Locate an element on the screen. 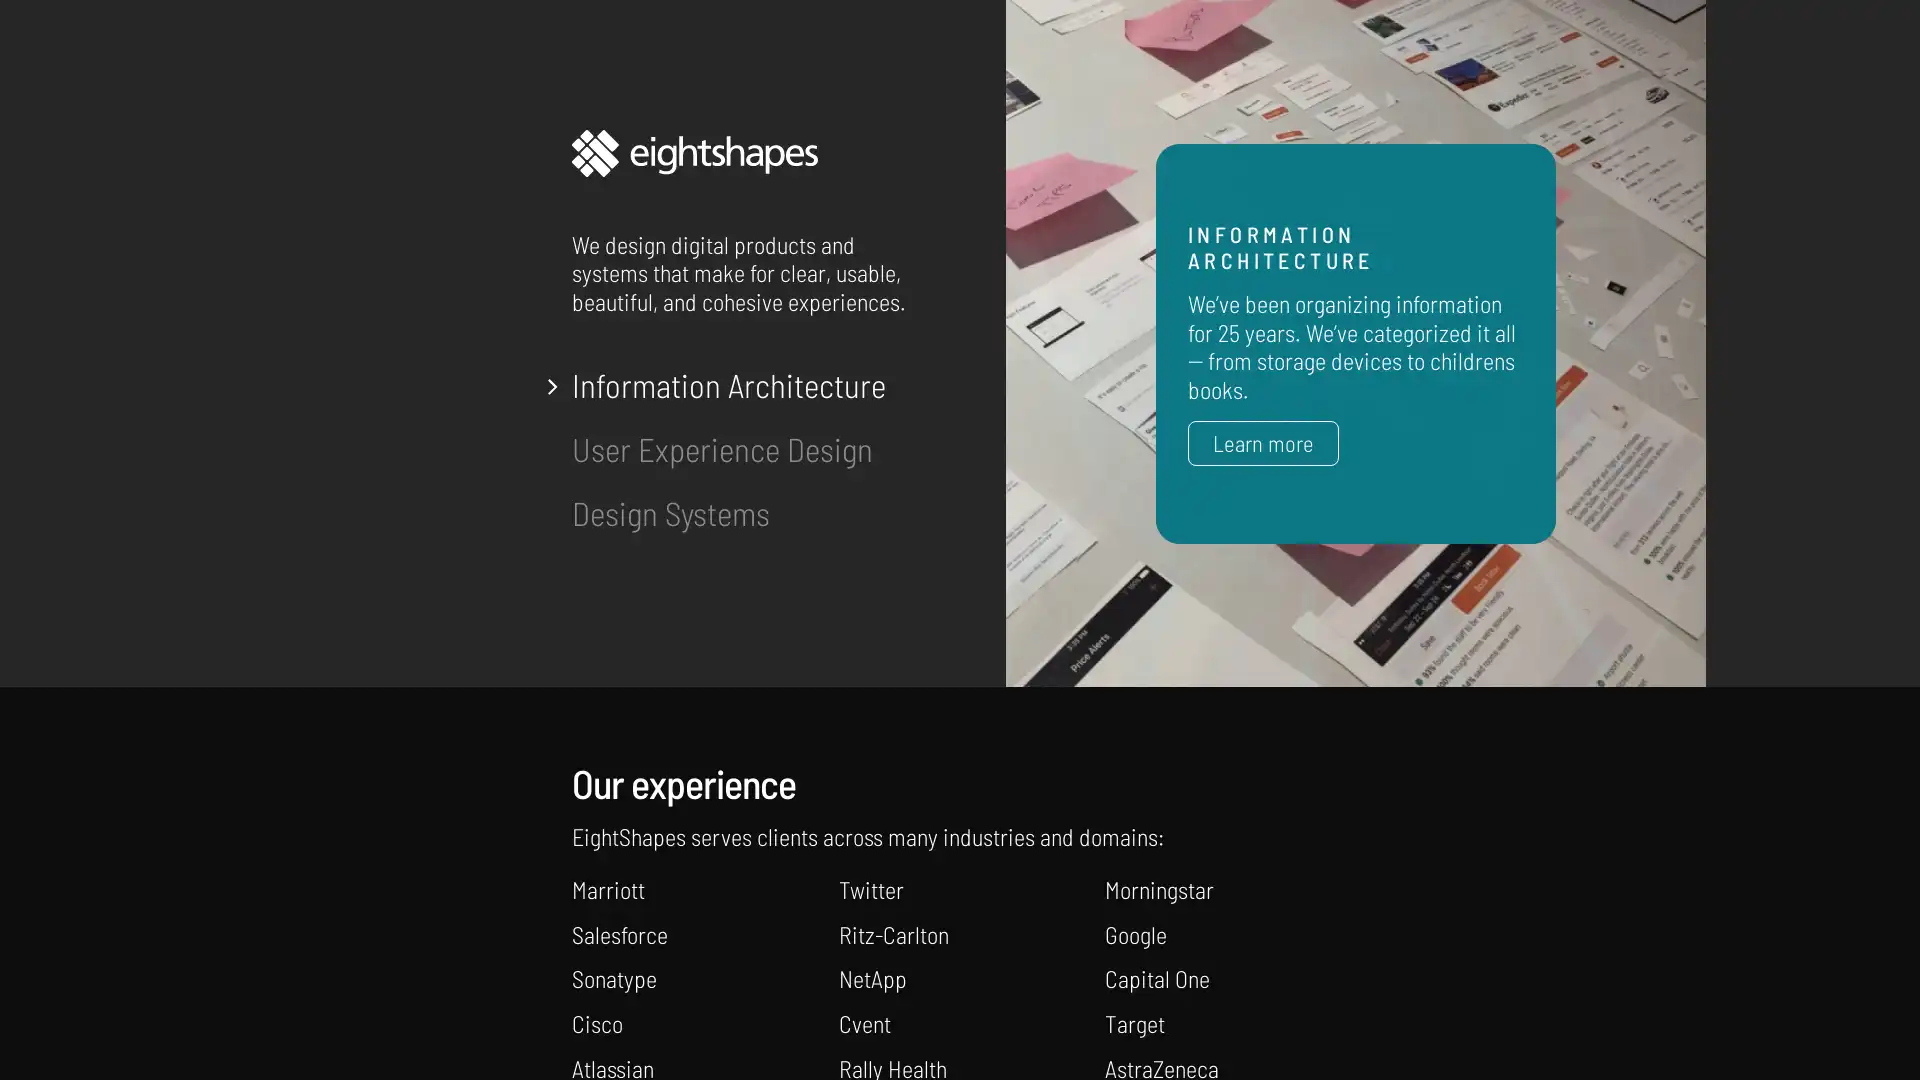 The image size is (1920, 1080). User Experience Design is located at coordinates (721, 447).